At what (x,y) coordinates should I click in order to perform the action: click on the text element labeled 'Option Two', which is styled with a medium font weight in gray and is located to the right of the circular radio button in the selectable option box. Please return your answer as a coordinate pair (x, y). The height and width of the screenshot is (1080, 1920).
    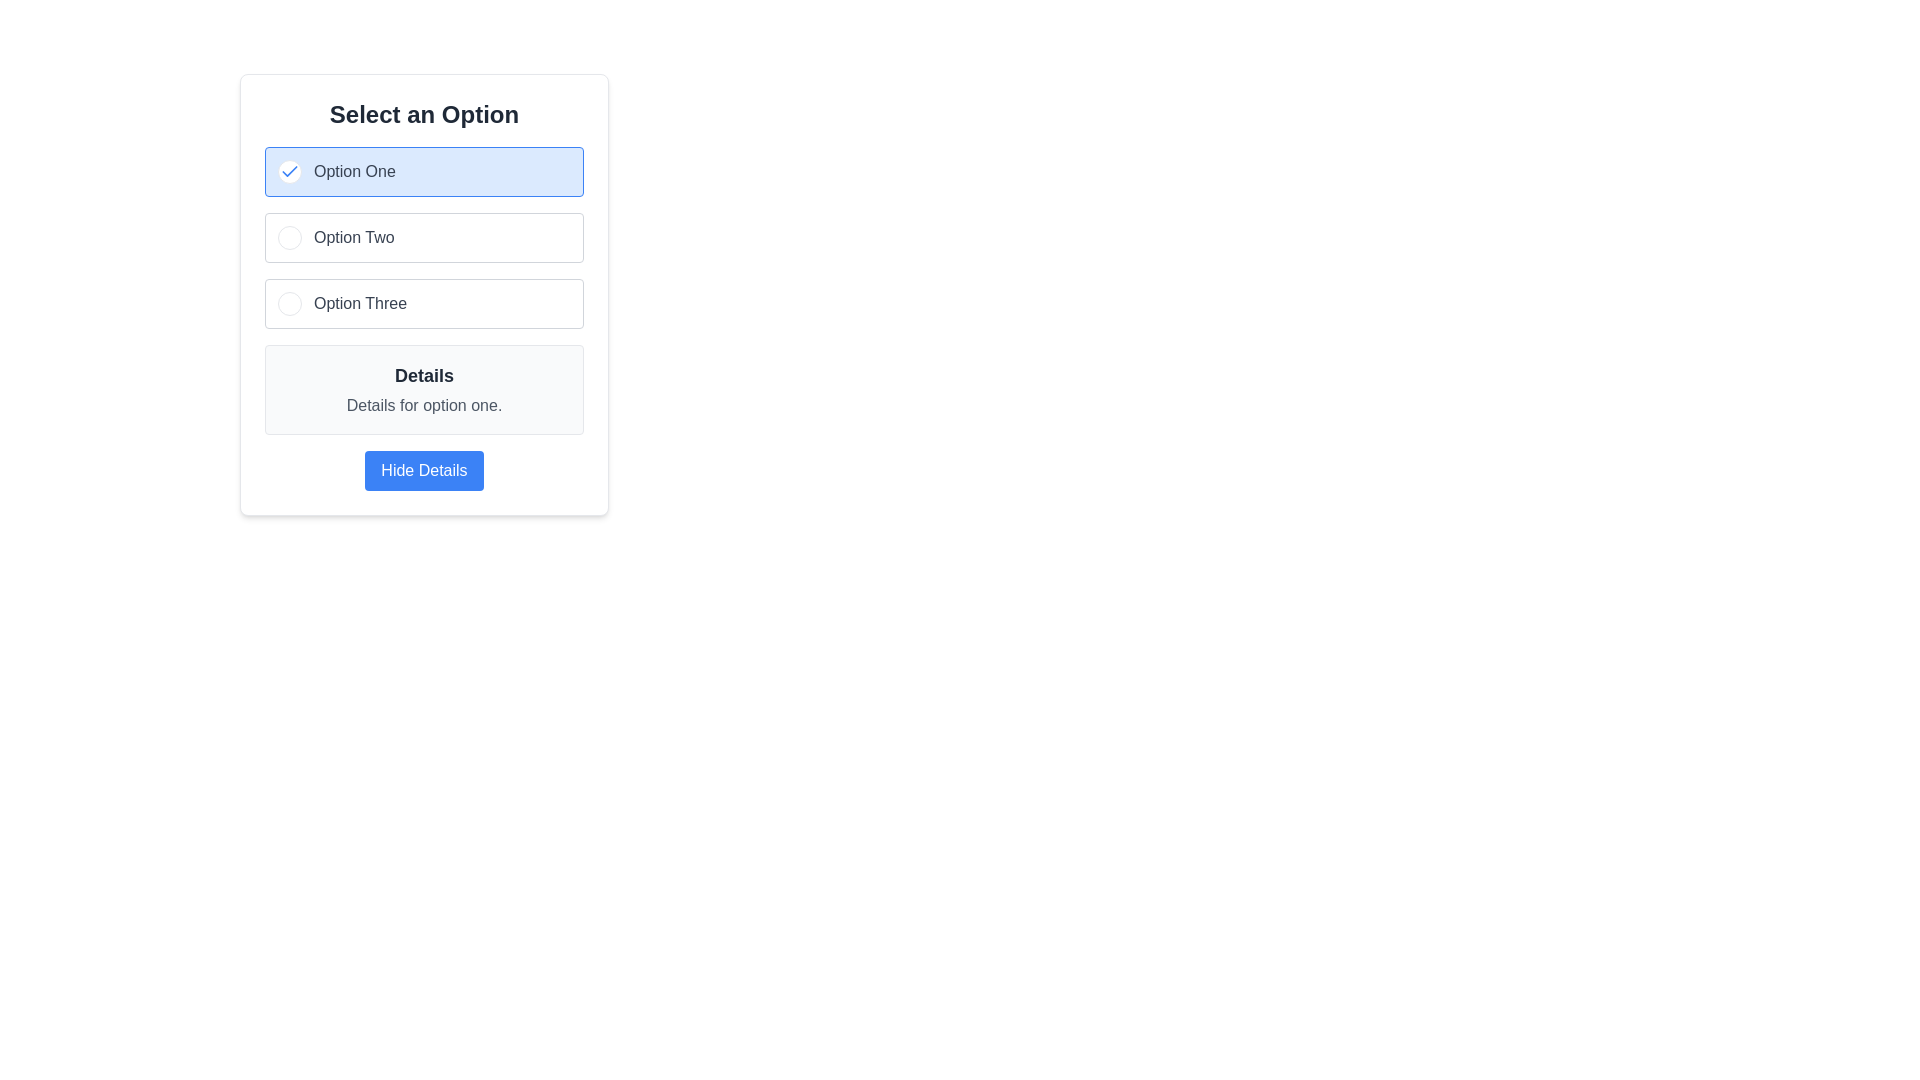
    Looking at the image, I should click on (354, 237).